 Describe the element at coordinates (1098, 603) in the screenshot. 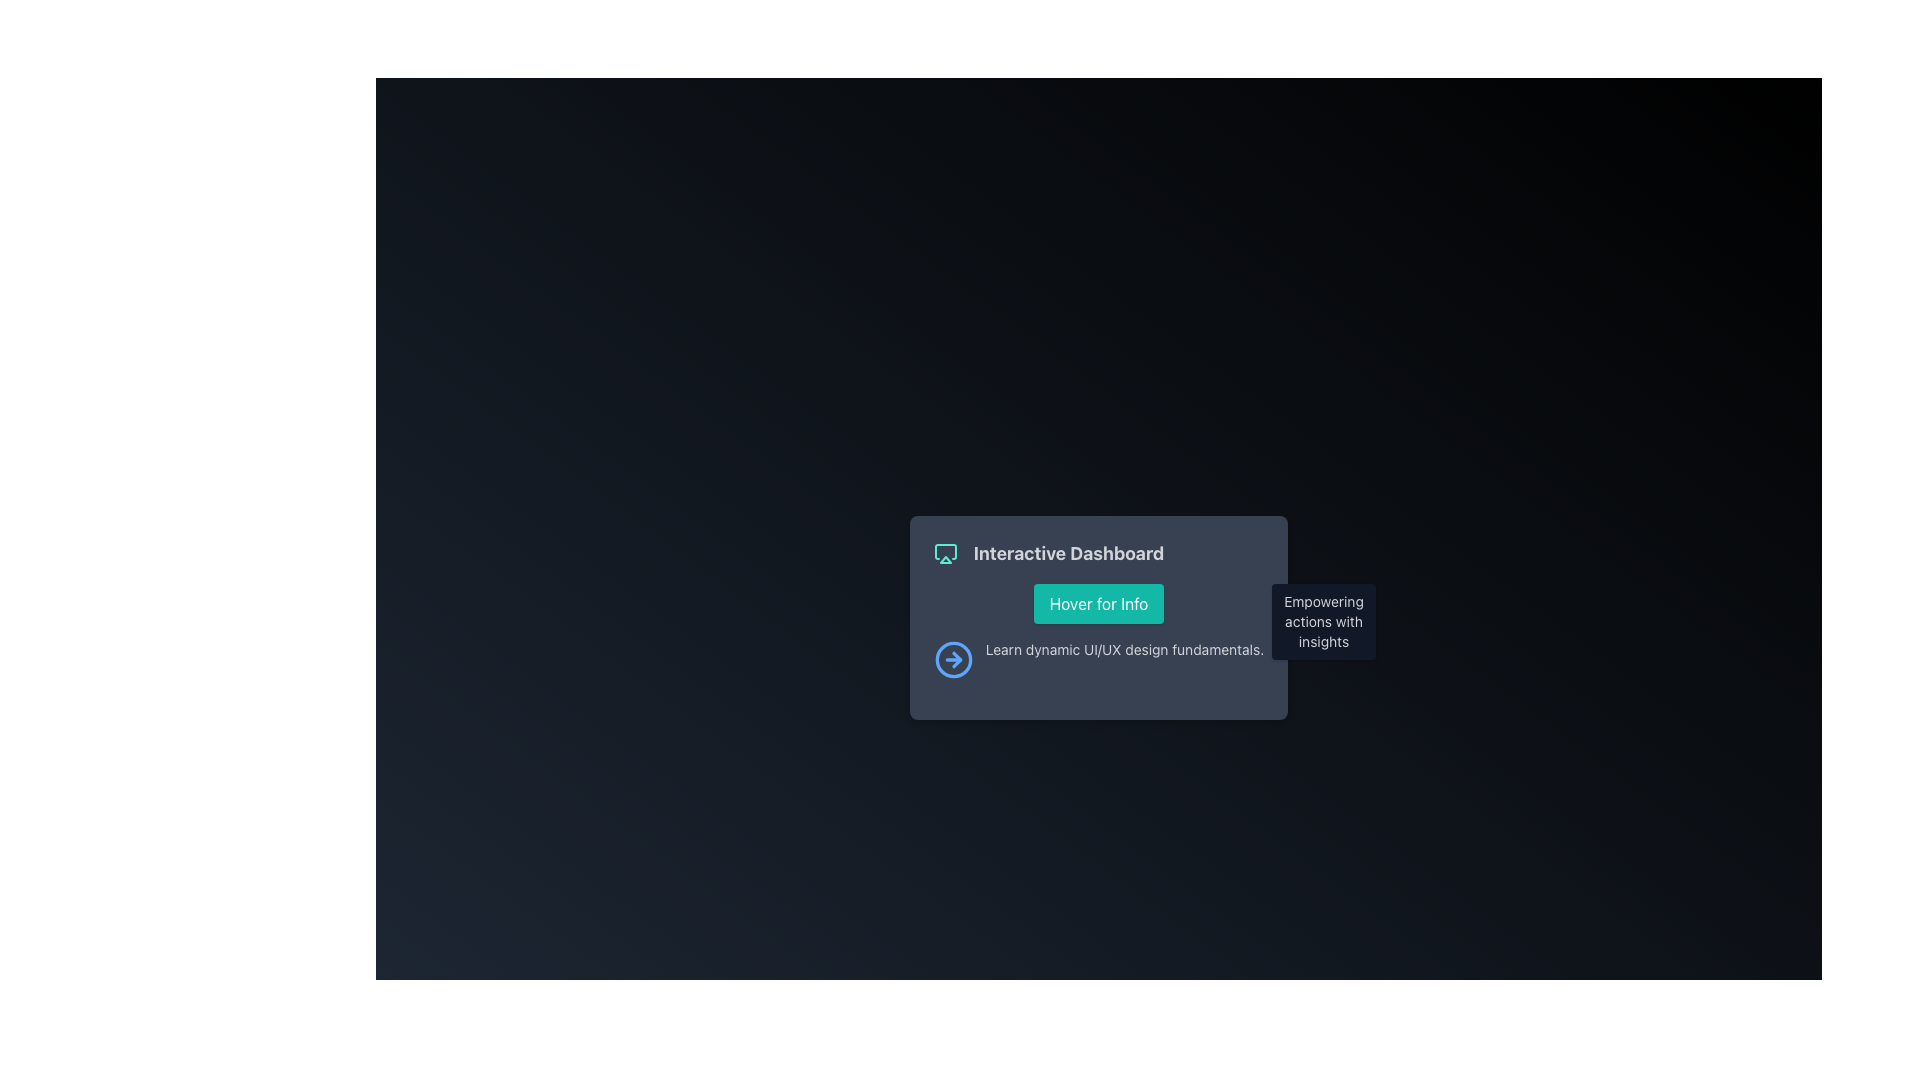

I see `the button with teal background and white text that says 'Hover for Info', located centrally beneath the title 'Interactive Dashboard'` at that location.